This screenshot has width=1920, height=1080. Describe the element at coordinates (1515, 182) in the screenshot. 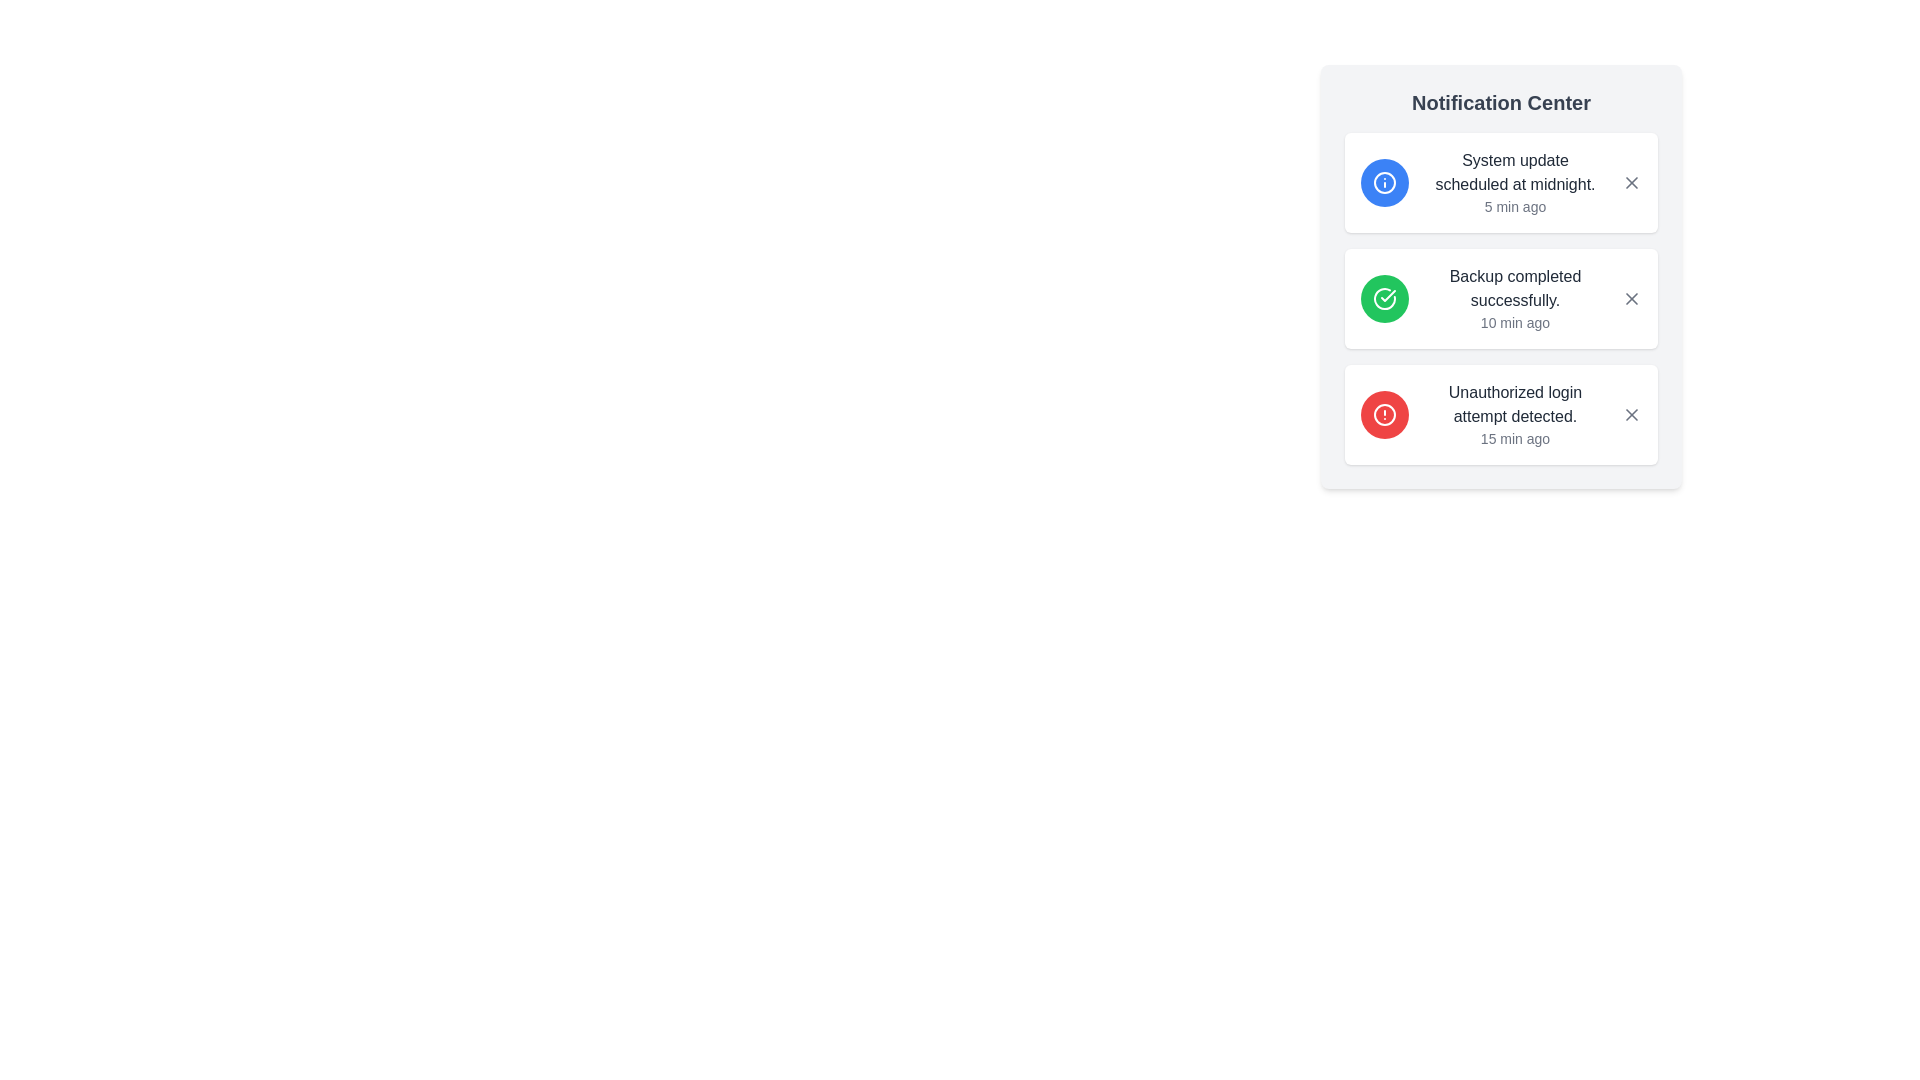

I see `the notification message located within the top notification card of the notification panel, which displays a title and timestamp for events` at that location.